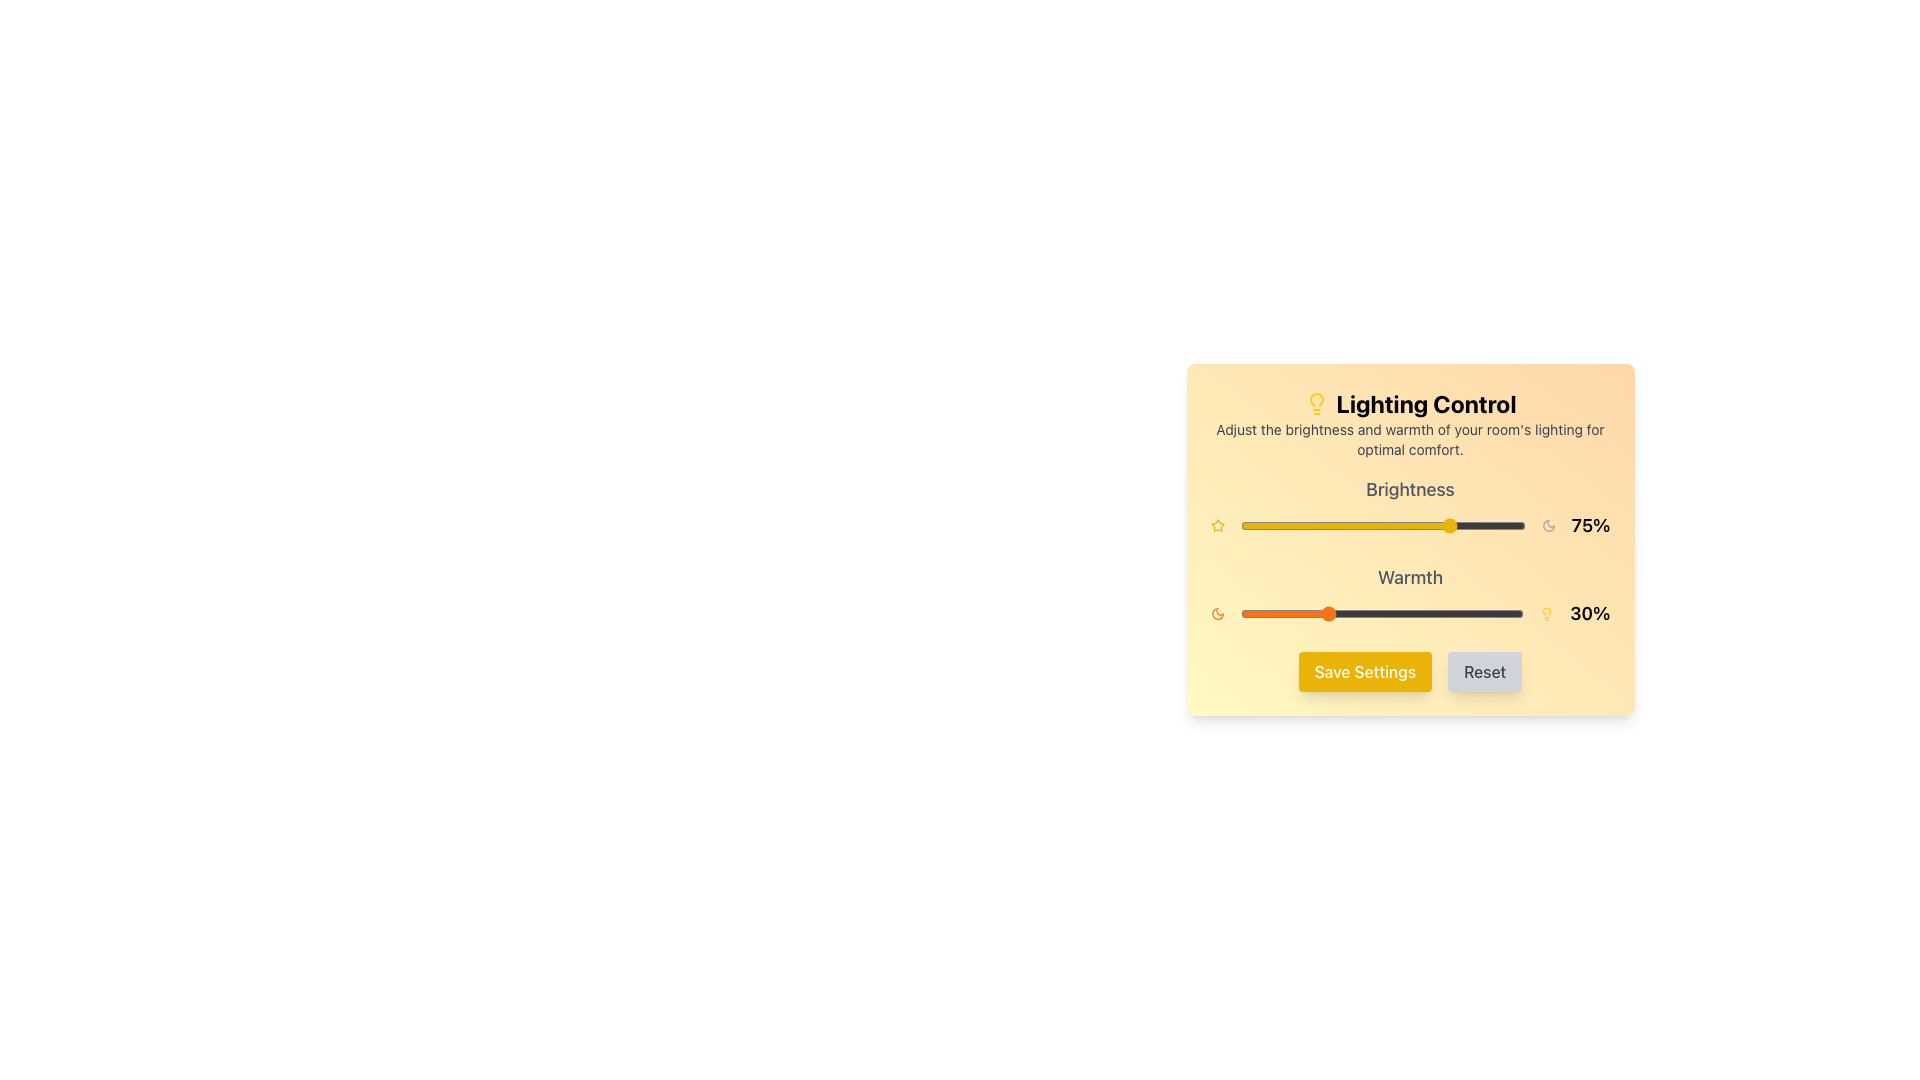 This screenshot has width=1920, height=1080. What do you see at coordinates (1328, 612) in the screenshot?
I see `the warmth` at bounding box center [1328, 612].